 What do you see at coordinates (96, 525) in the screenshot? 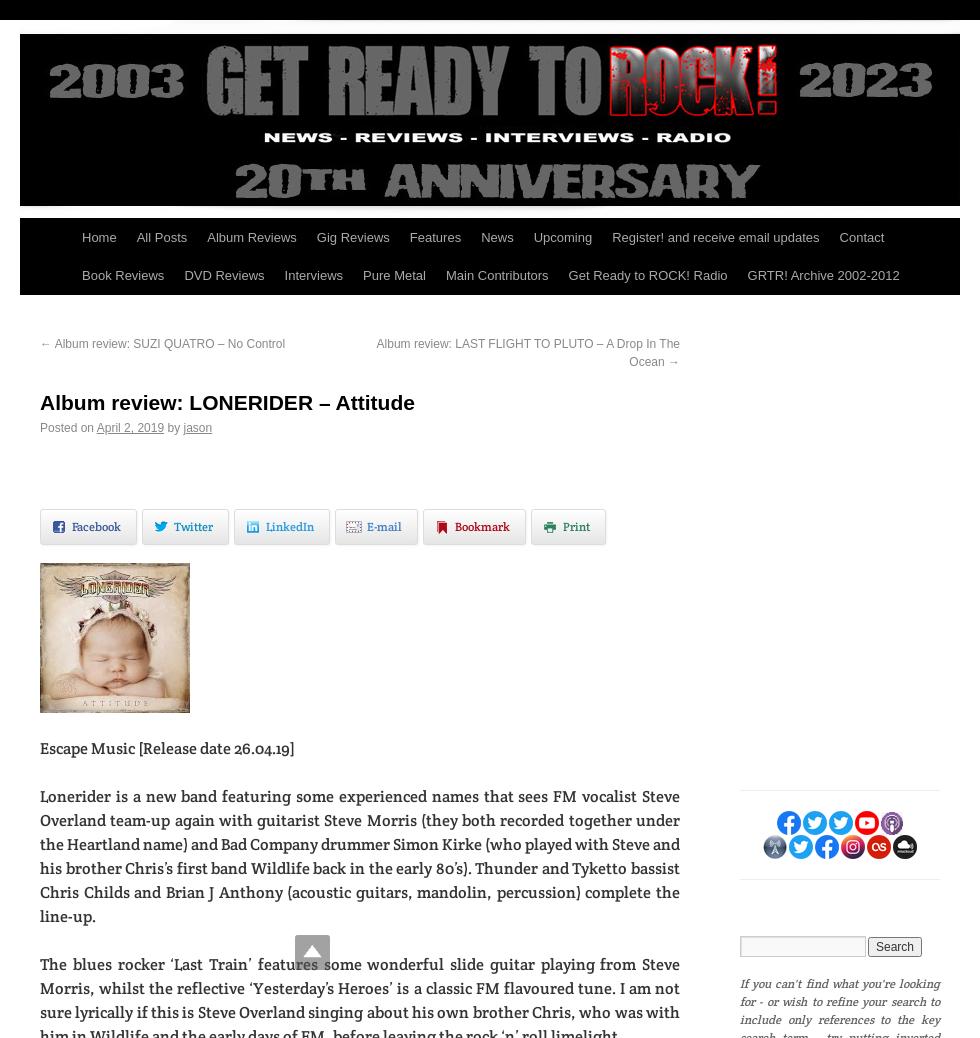
I see `'Facebook'` at bounding box center [96, 525].